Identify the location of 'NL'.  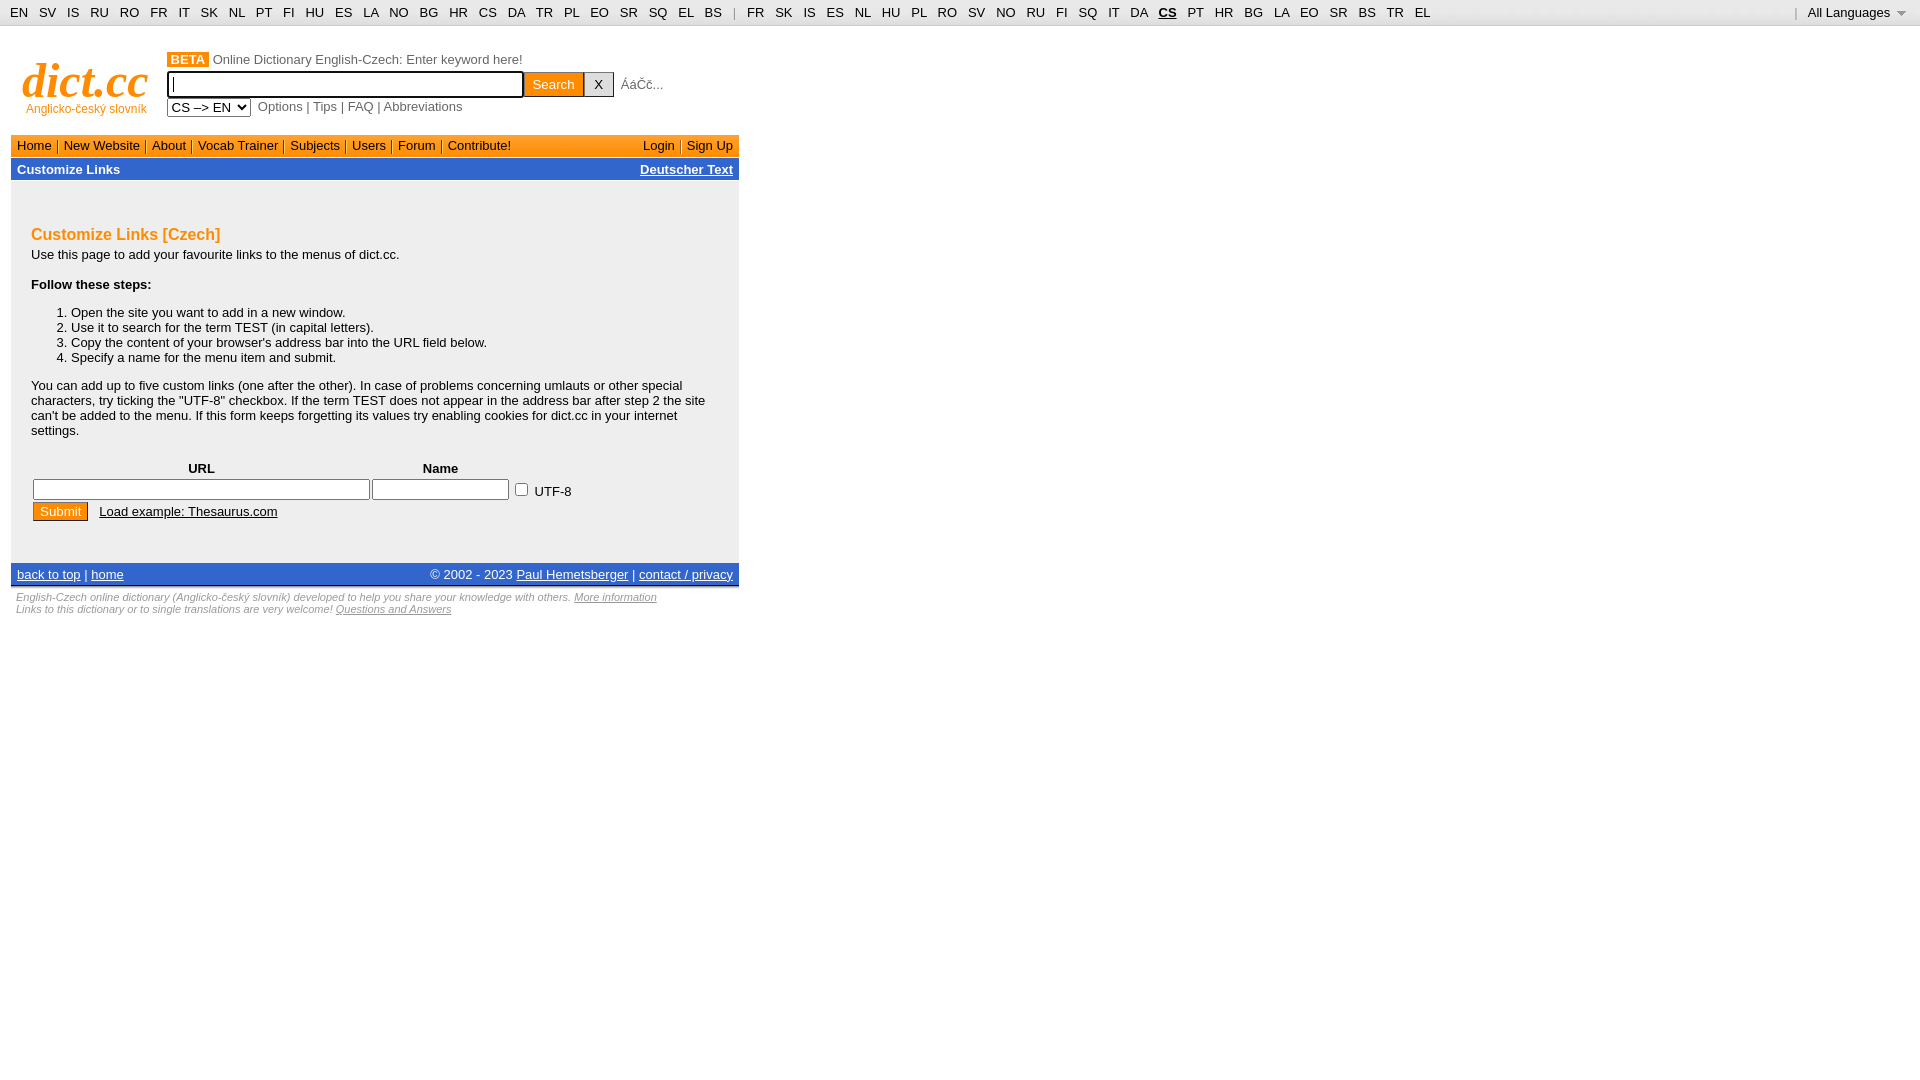
(863, 12).